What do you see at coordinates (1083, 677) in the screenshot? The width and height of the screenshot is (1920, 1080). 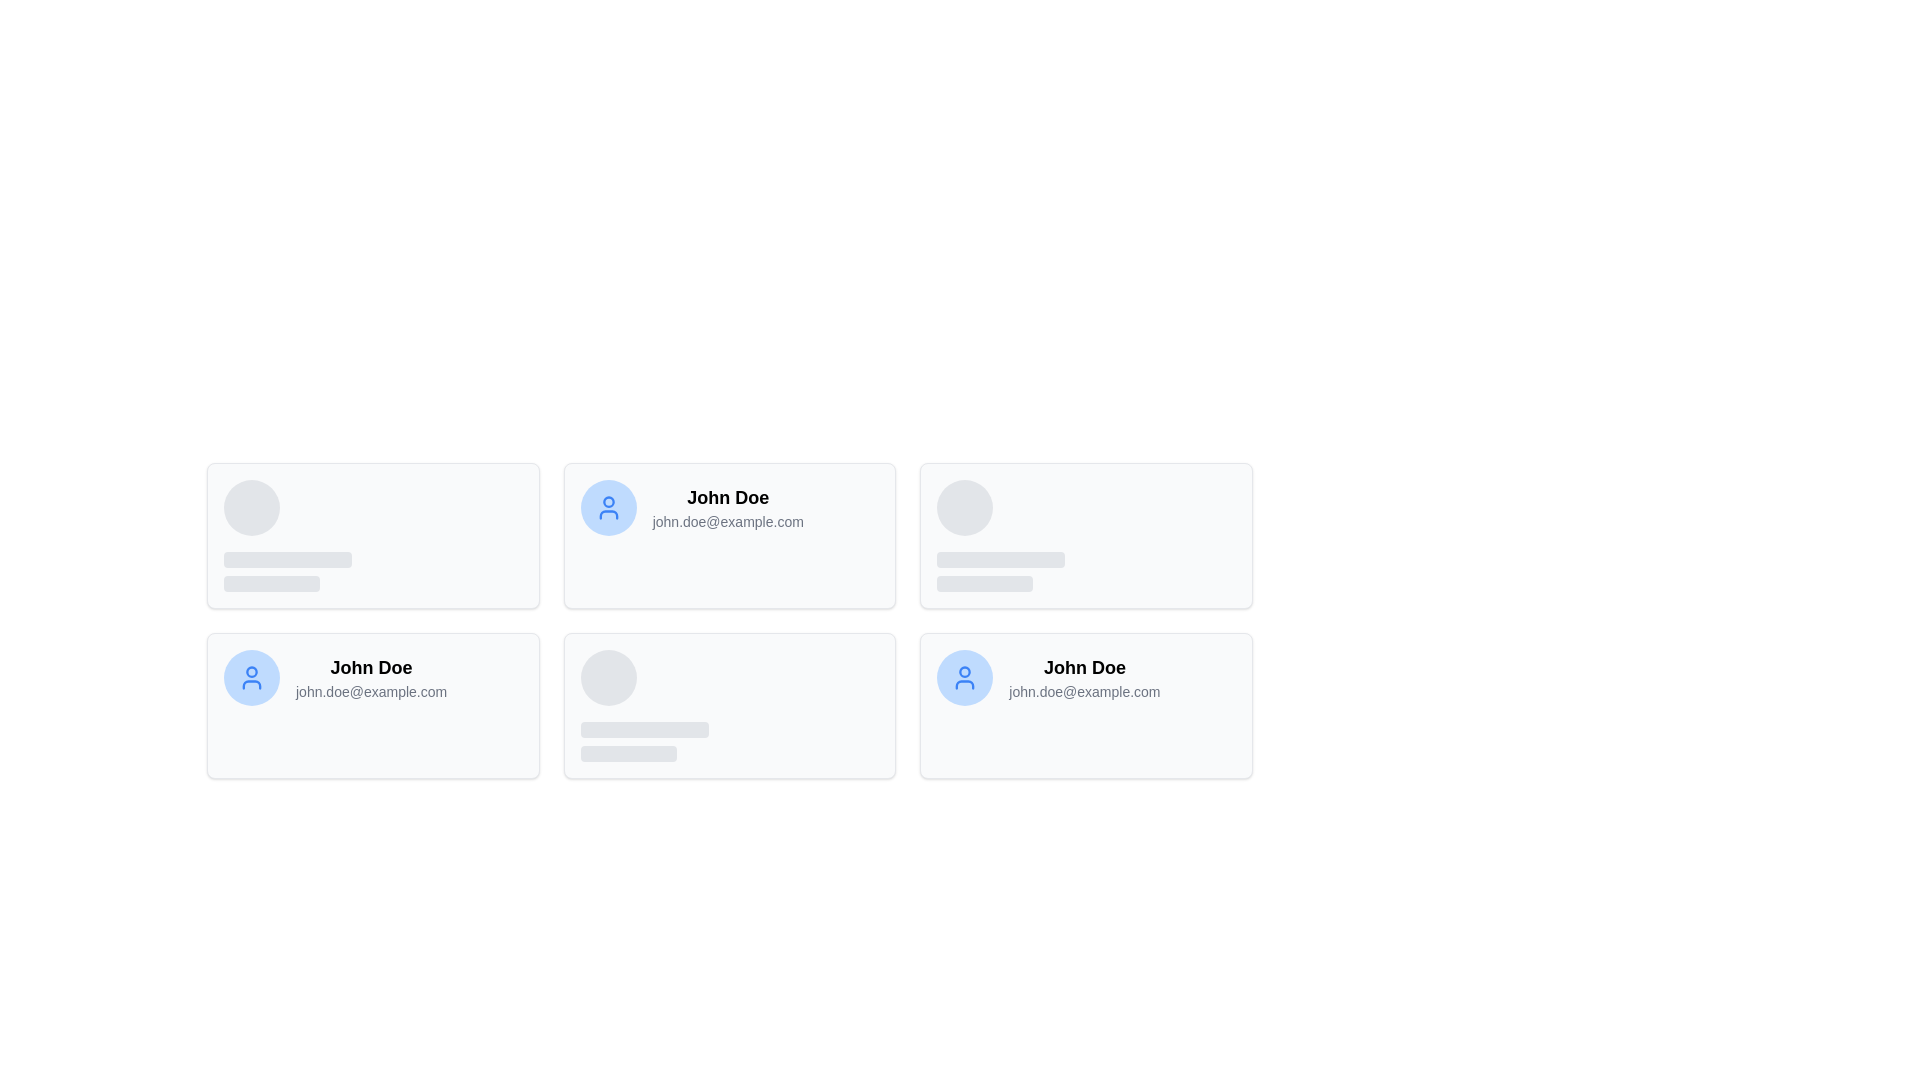 I see `the text-containing component displaying user-identifying information (name and email) located in the bottom-right user card of the 2x3 grid, centered vertically and aligned with the avatar icon` at bounding box center [1083, 677].